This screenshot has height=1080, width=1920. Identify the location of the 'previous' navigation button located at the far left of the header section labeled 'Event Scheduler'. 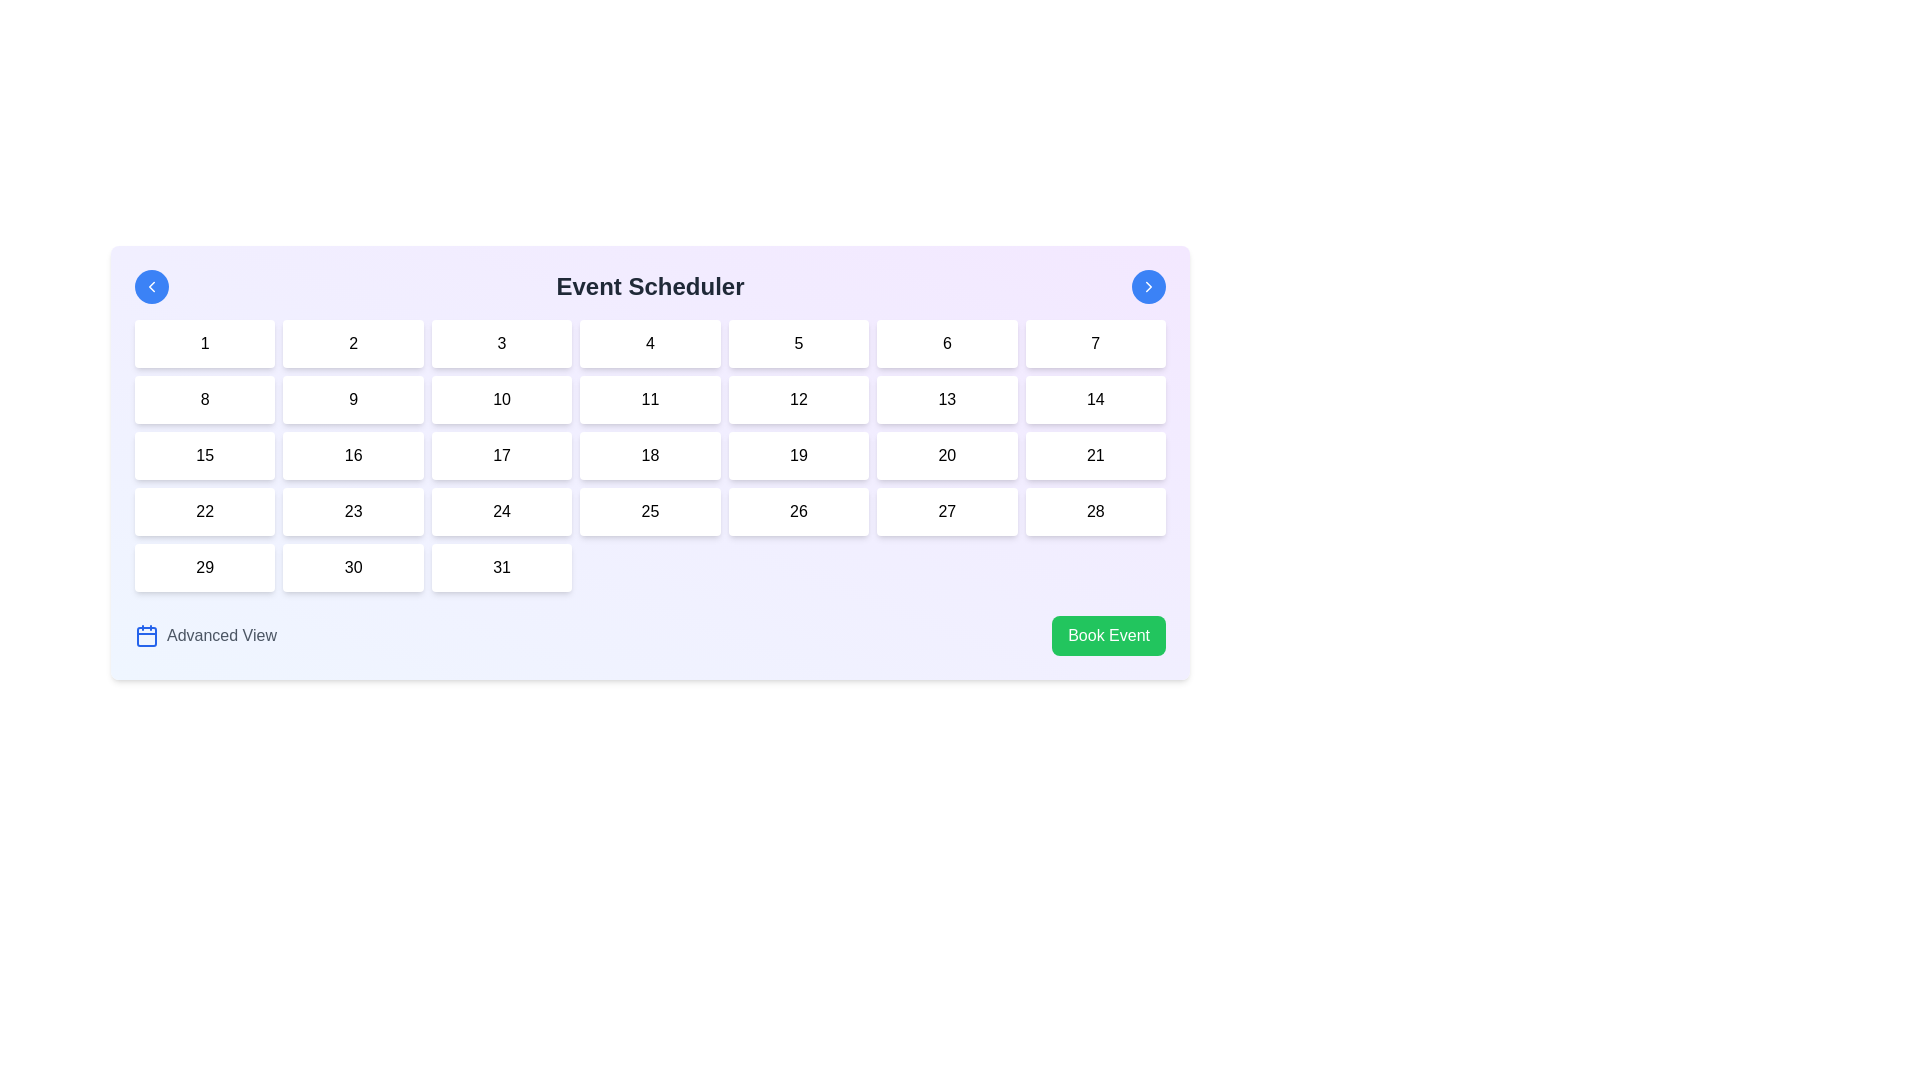
(151, 286).